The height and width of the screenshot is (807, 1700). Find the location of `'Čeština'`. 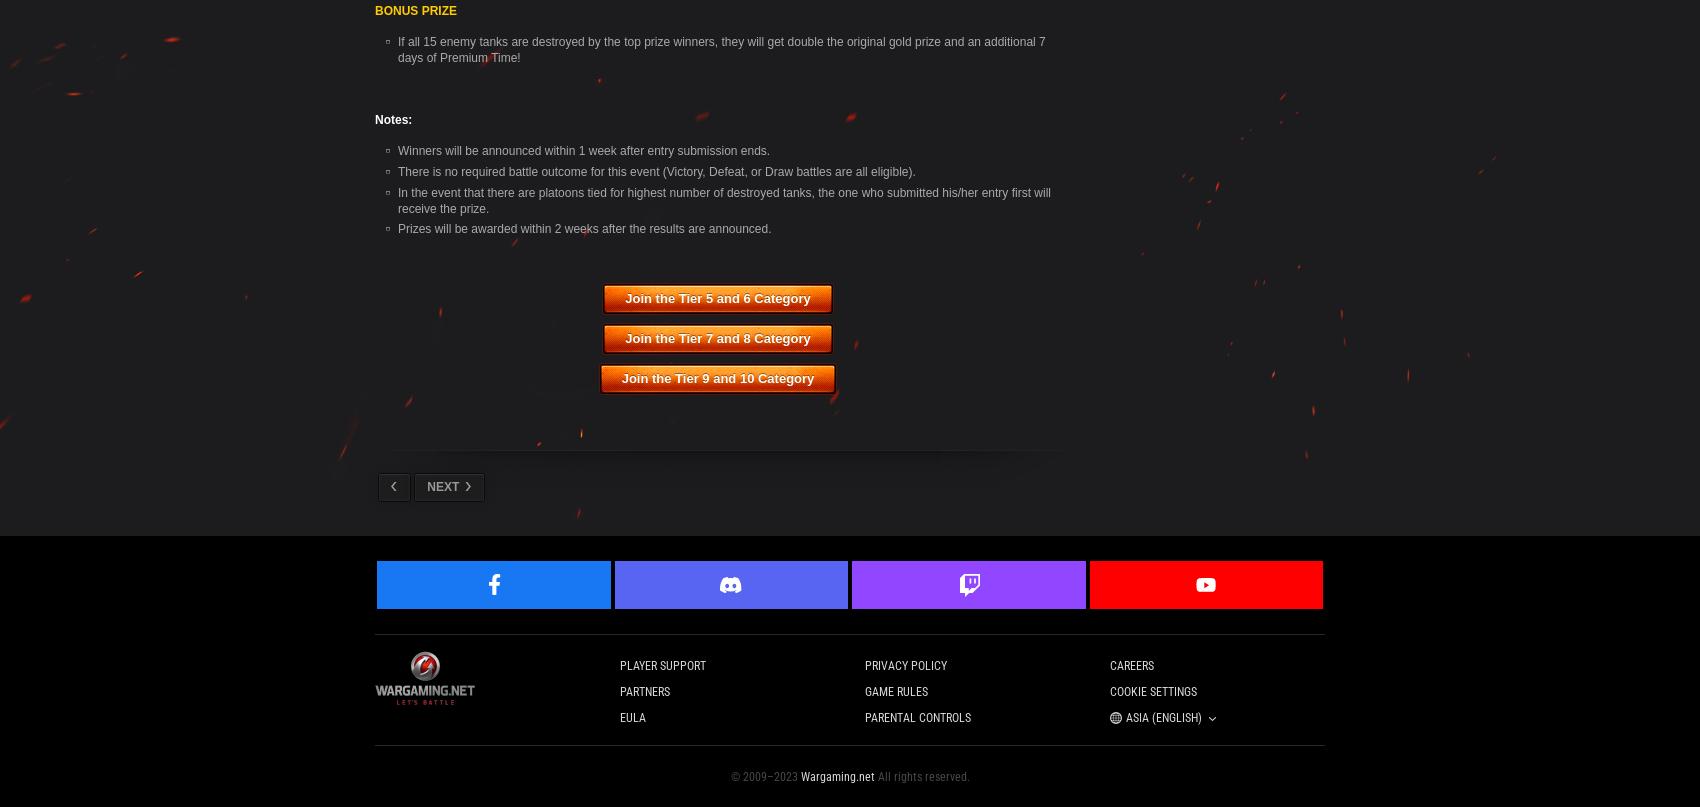

'Čeština' is located at coordinates (407, 417).